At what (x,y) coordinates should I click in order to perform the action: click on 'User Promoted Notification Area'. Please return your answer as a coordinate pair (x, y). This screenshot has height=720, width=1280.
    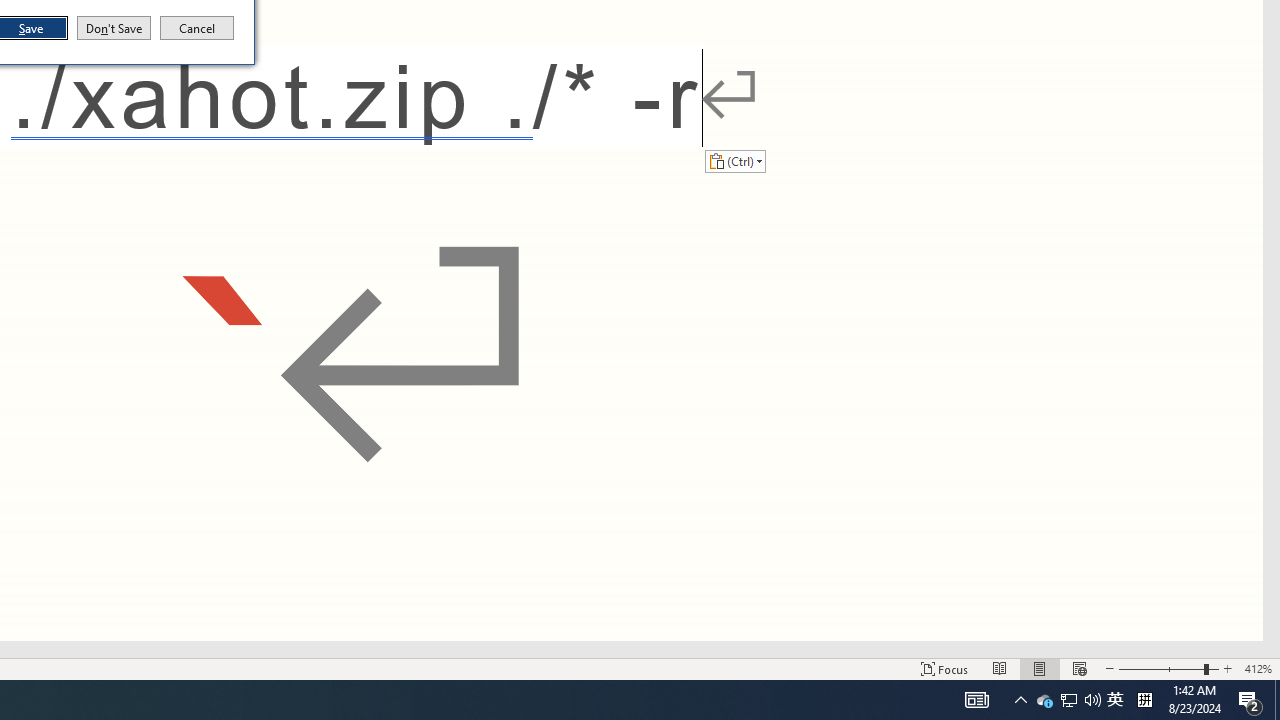
    Looking at the image, I should click on (1092, 698).